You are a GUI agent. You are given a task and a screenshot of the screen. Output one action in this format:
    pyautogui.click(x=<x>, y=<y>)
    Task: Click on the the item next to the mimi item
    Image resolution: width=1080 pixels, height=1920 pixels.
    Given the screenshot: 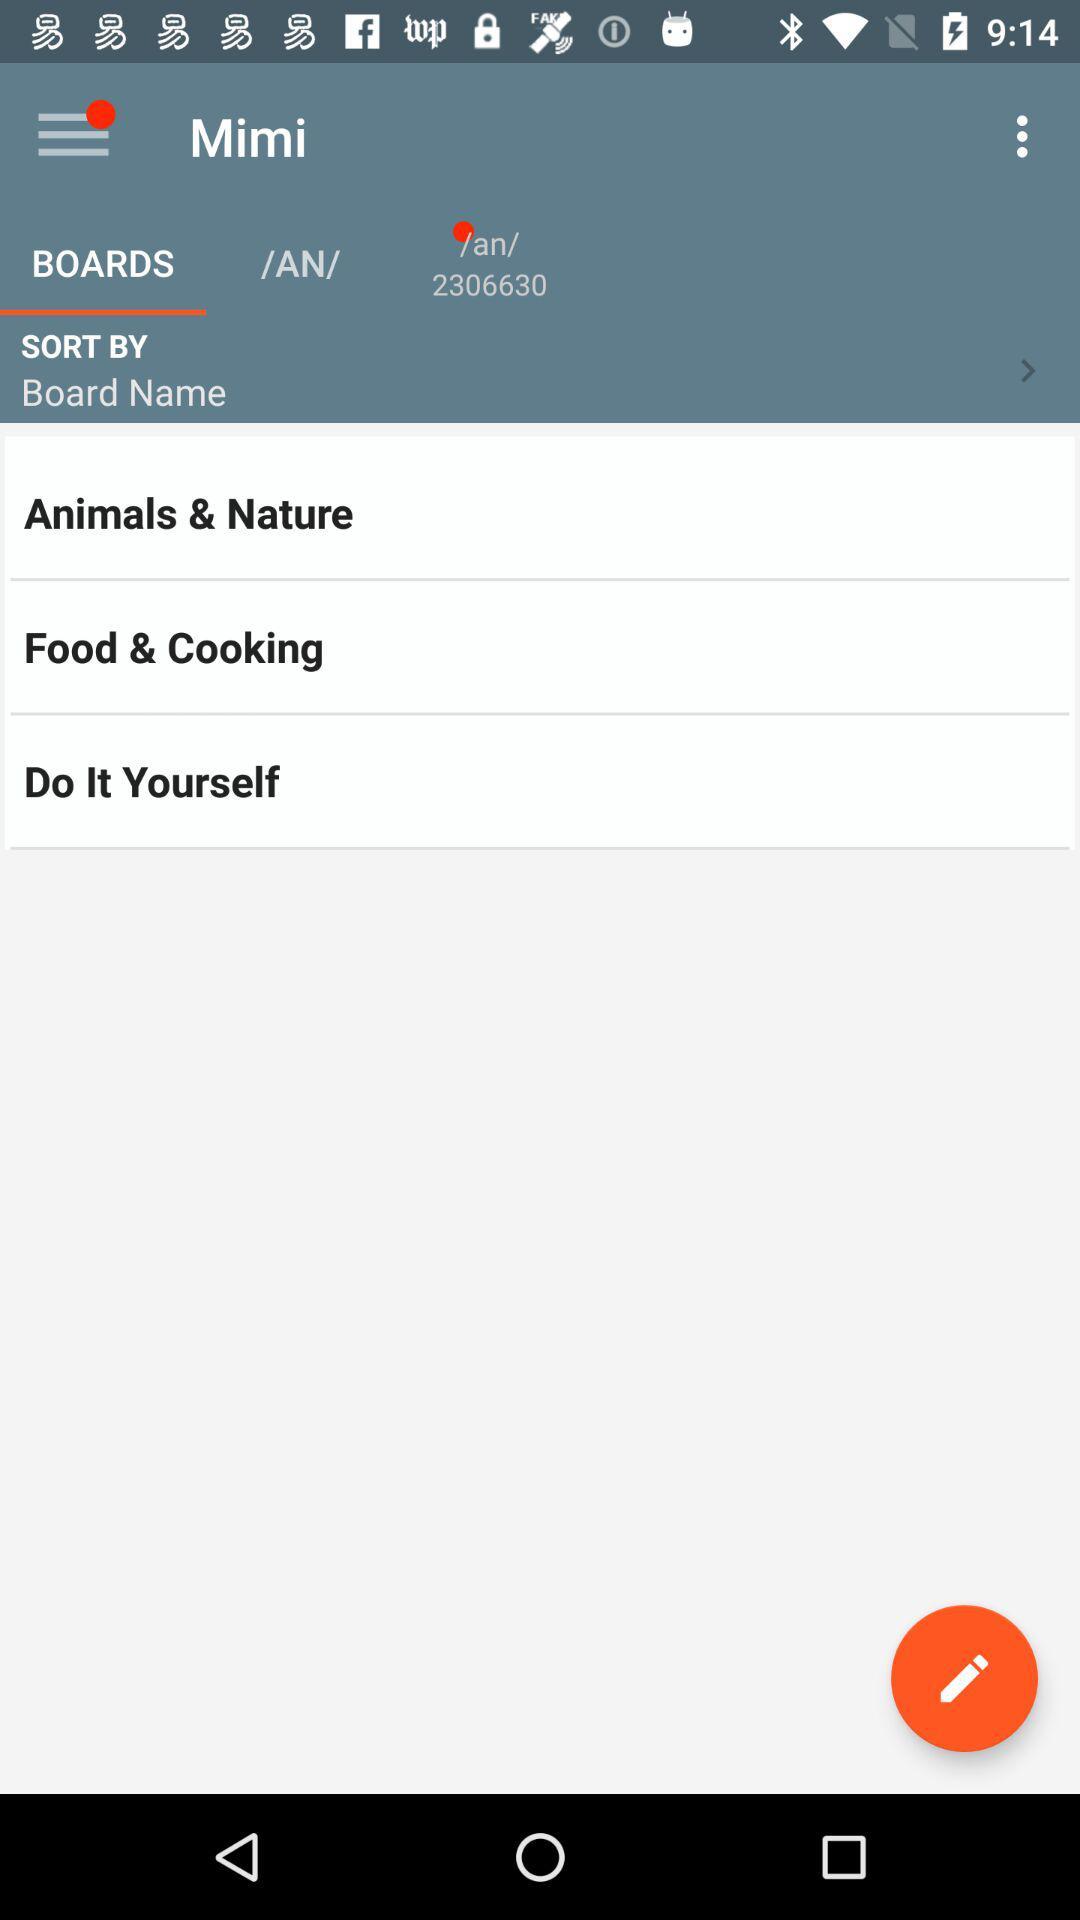 What is the action you would take?
    pyautogui.click(x=72, y=135)
    